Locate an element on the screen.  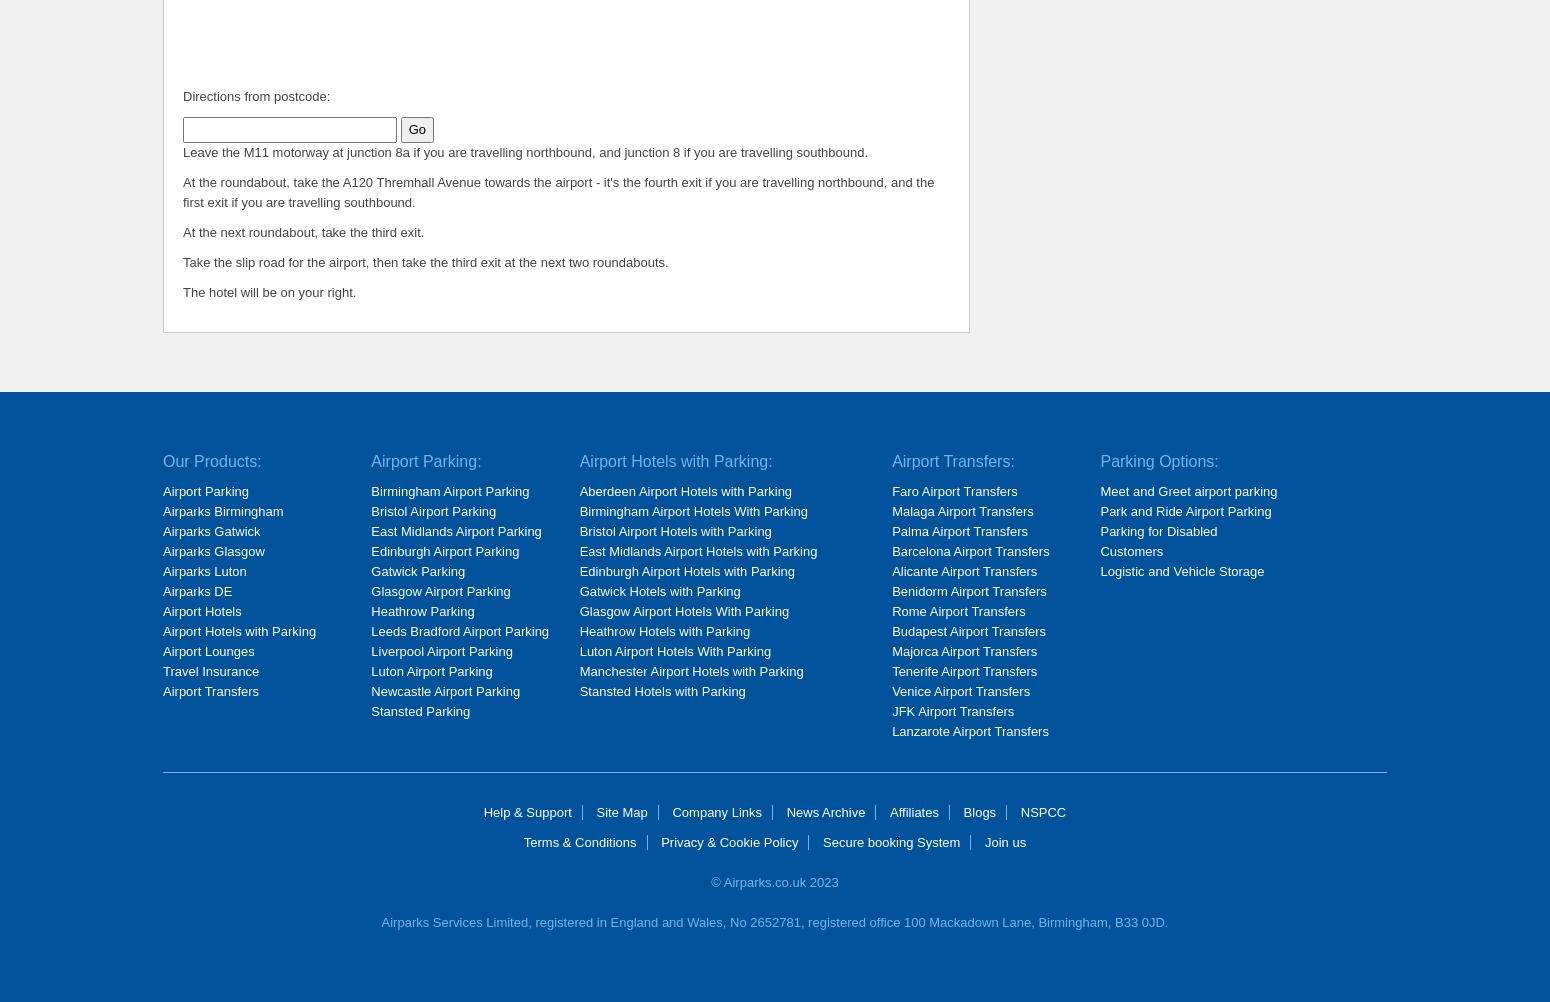
'East Midlands Airport Hotels with Parking' is located at coordinates (696, 551).